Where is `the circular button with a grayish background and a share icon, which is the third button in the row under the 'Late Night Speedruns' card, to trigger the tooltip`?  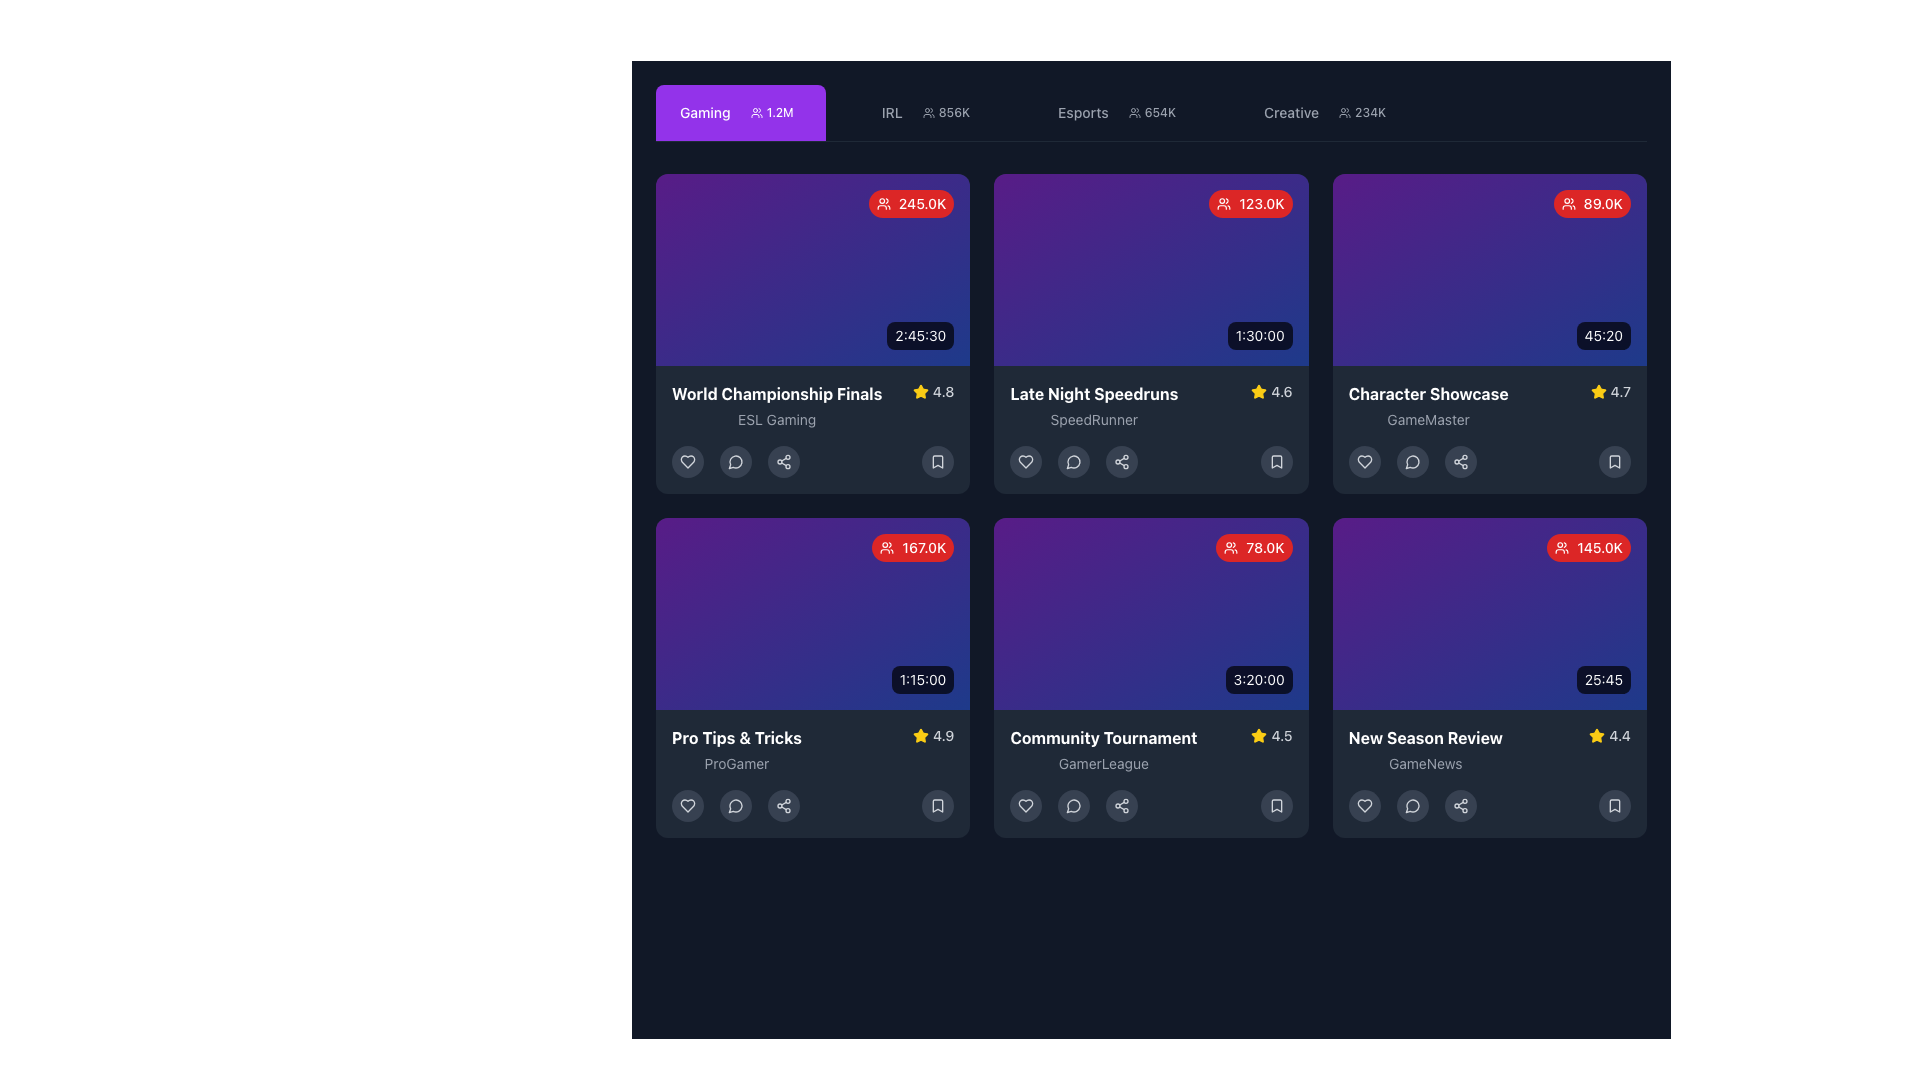 the circular button with a grayish background and a share icon, which is the third button in the row under the 'Late Night Speedruns' card, to trigger the tooltip is located at coordinates (1122, 462).